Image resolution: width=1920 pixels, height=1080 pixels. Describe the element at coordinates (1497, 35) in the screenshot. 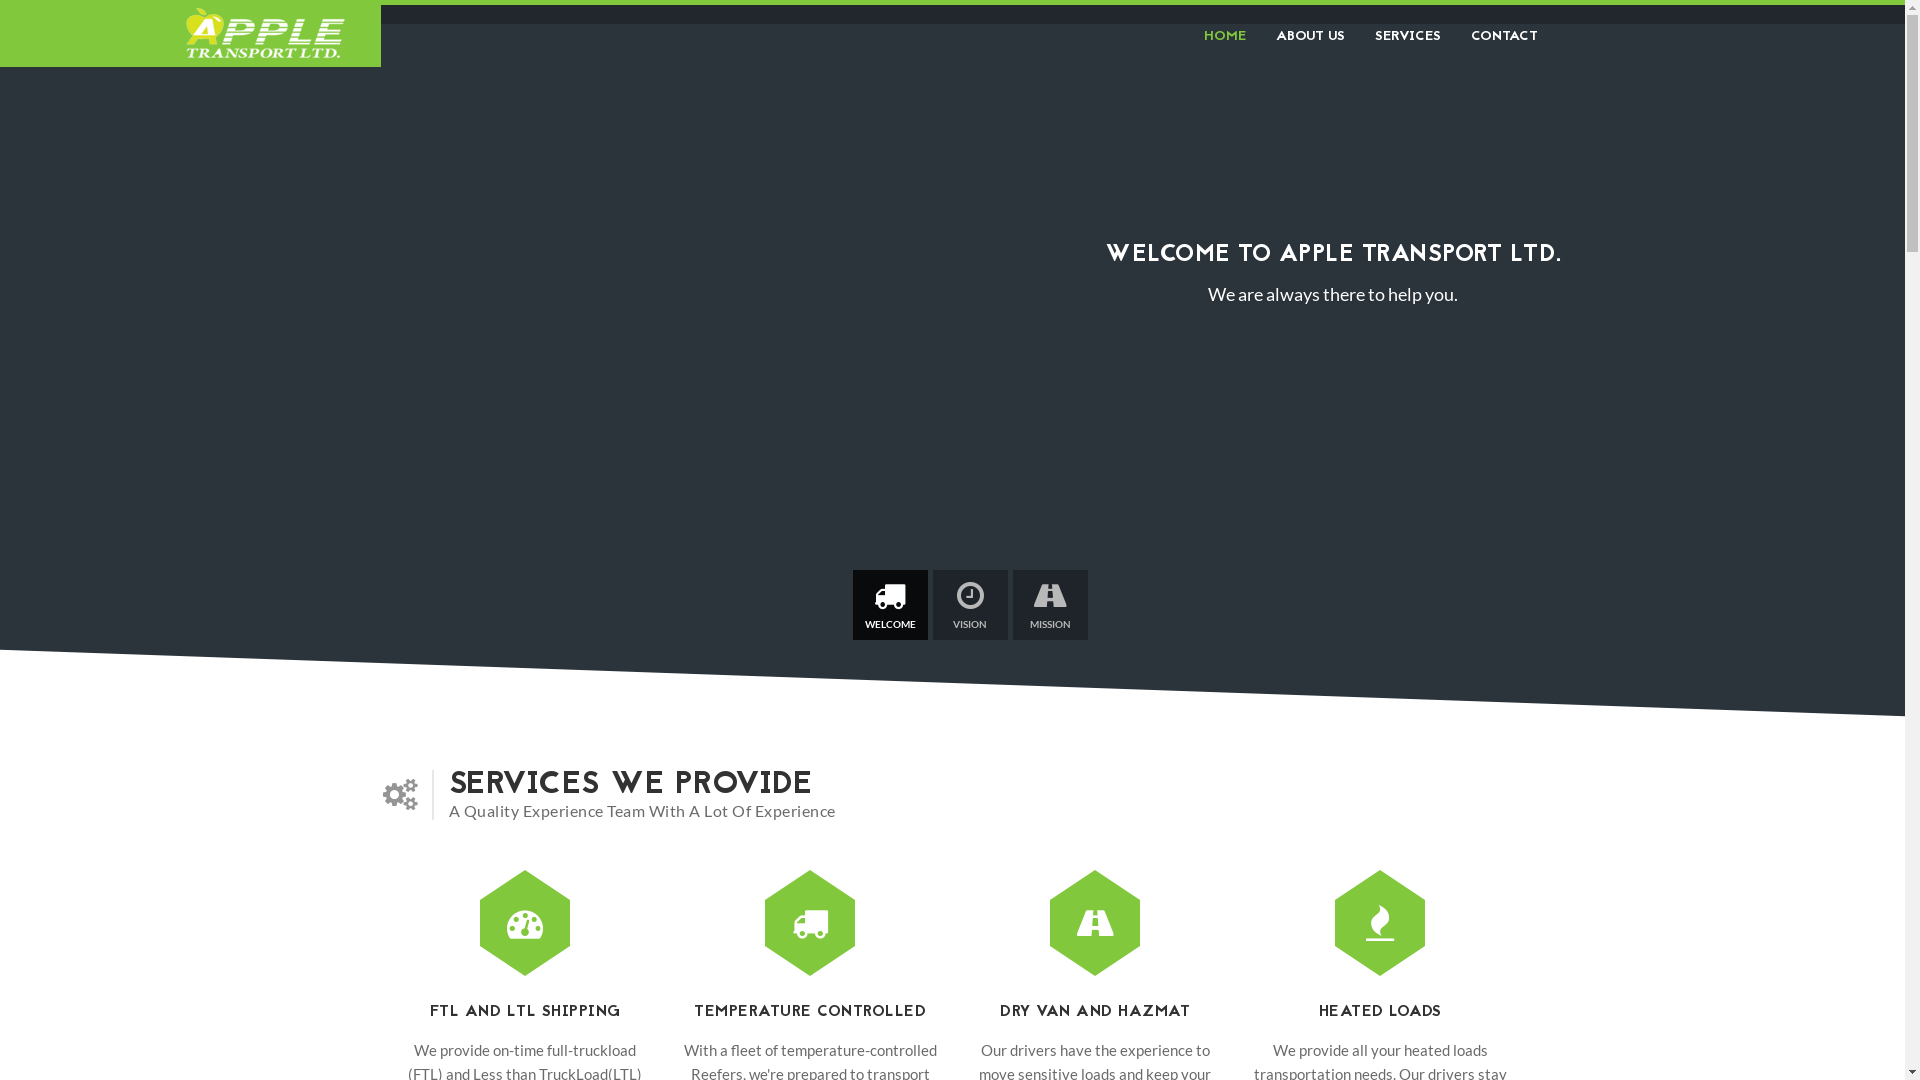

I see `'CONTACT'` at that location.